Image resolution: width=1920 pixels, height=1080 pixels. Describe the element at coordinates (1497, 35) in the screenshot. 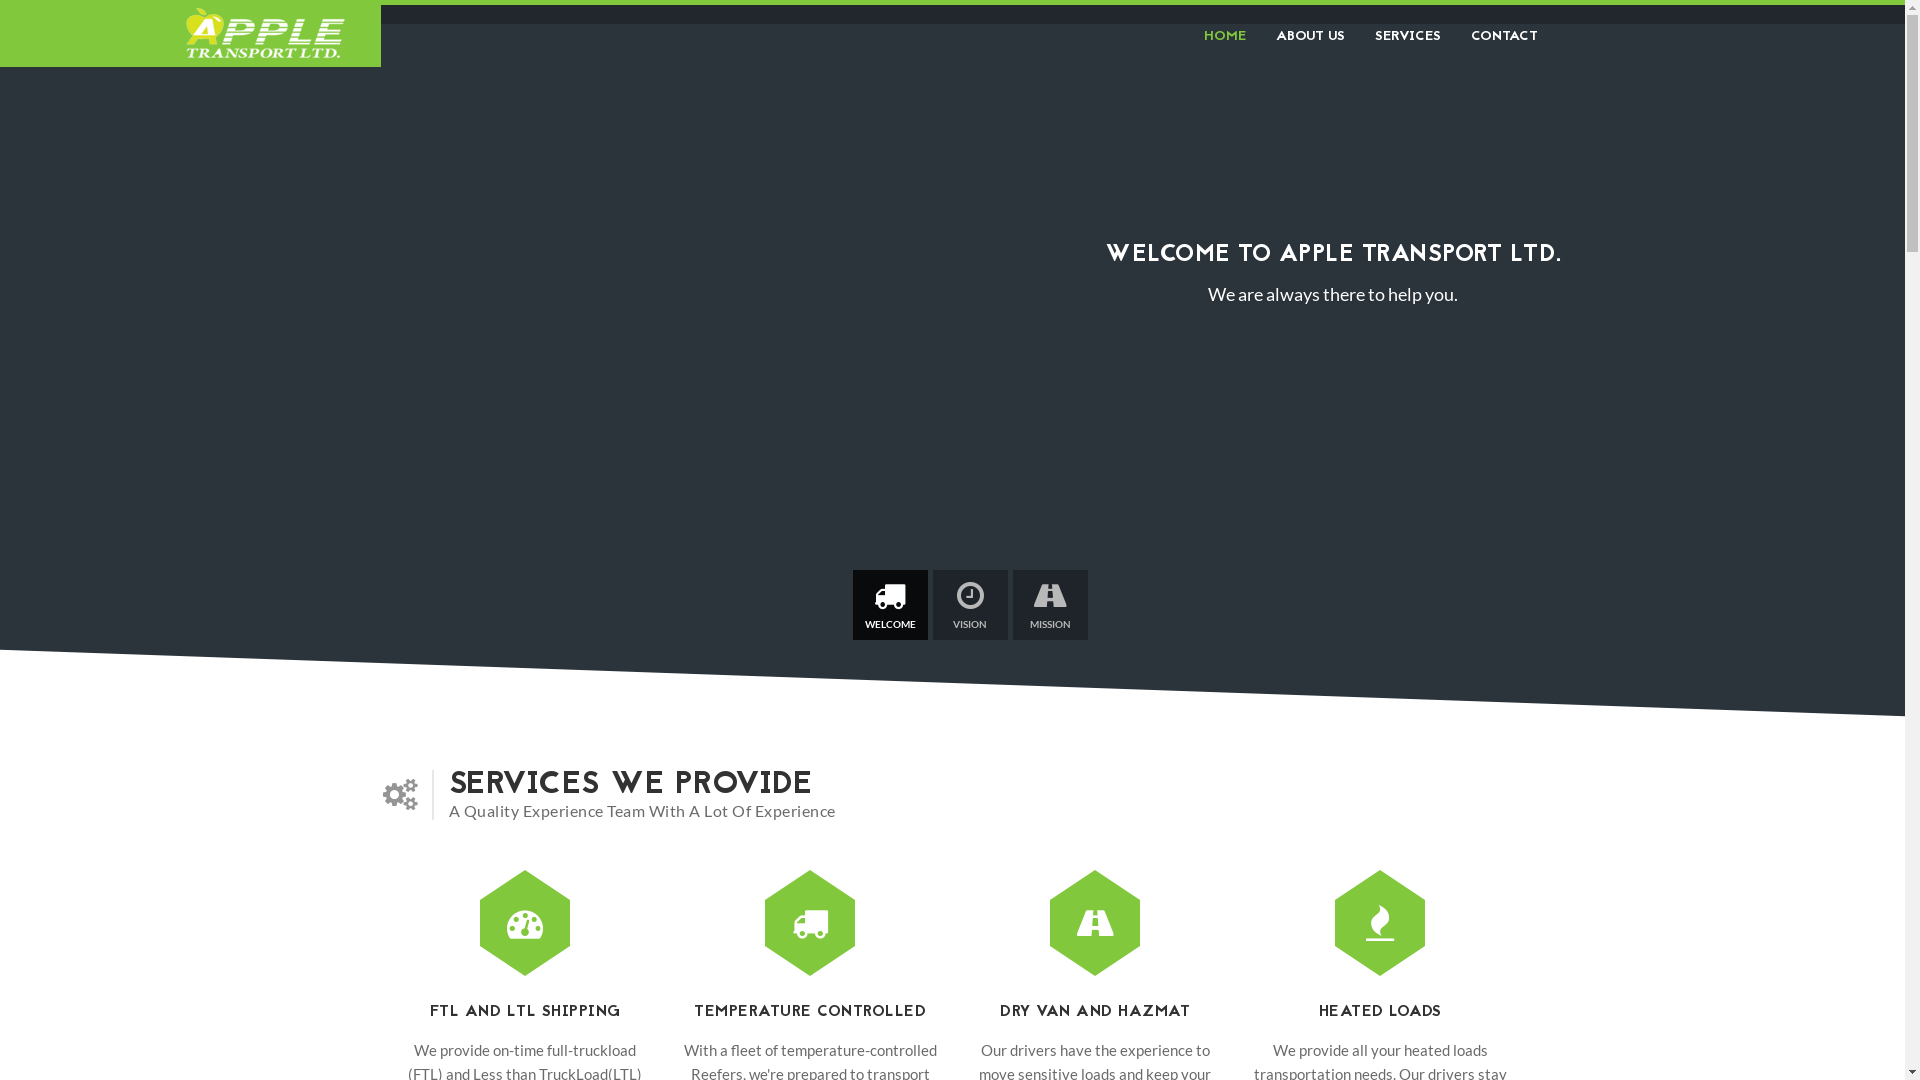

I see `'CONTACT'` at that location.